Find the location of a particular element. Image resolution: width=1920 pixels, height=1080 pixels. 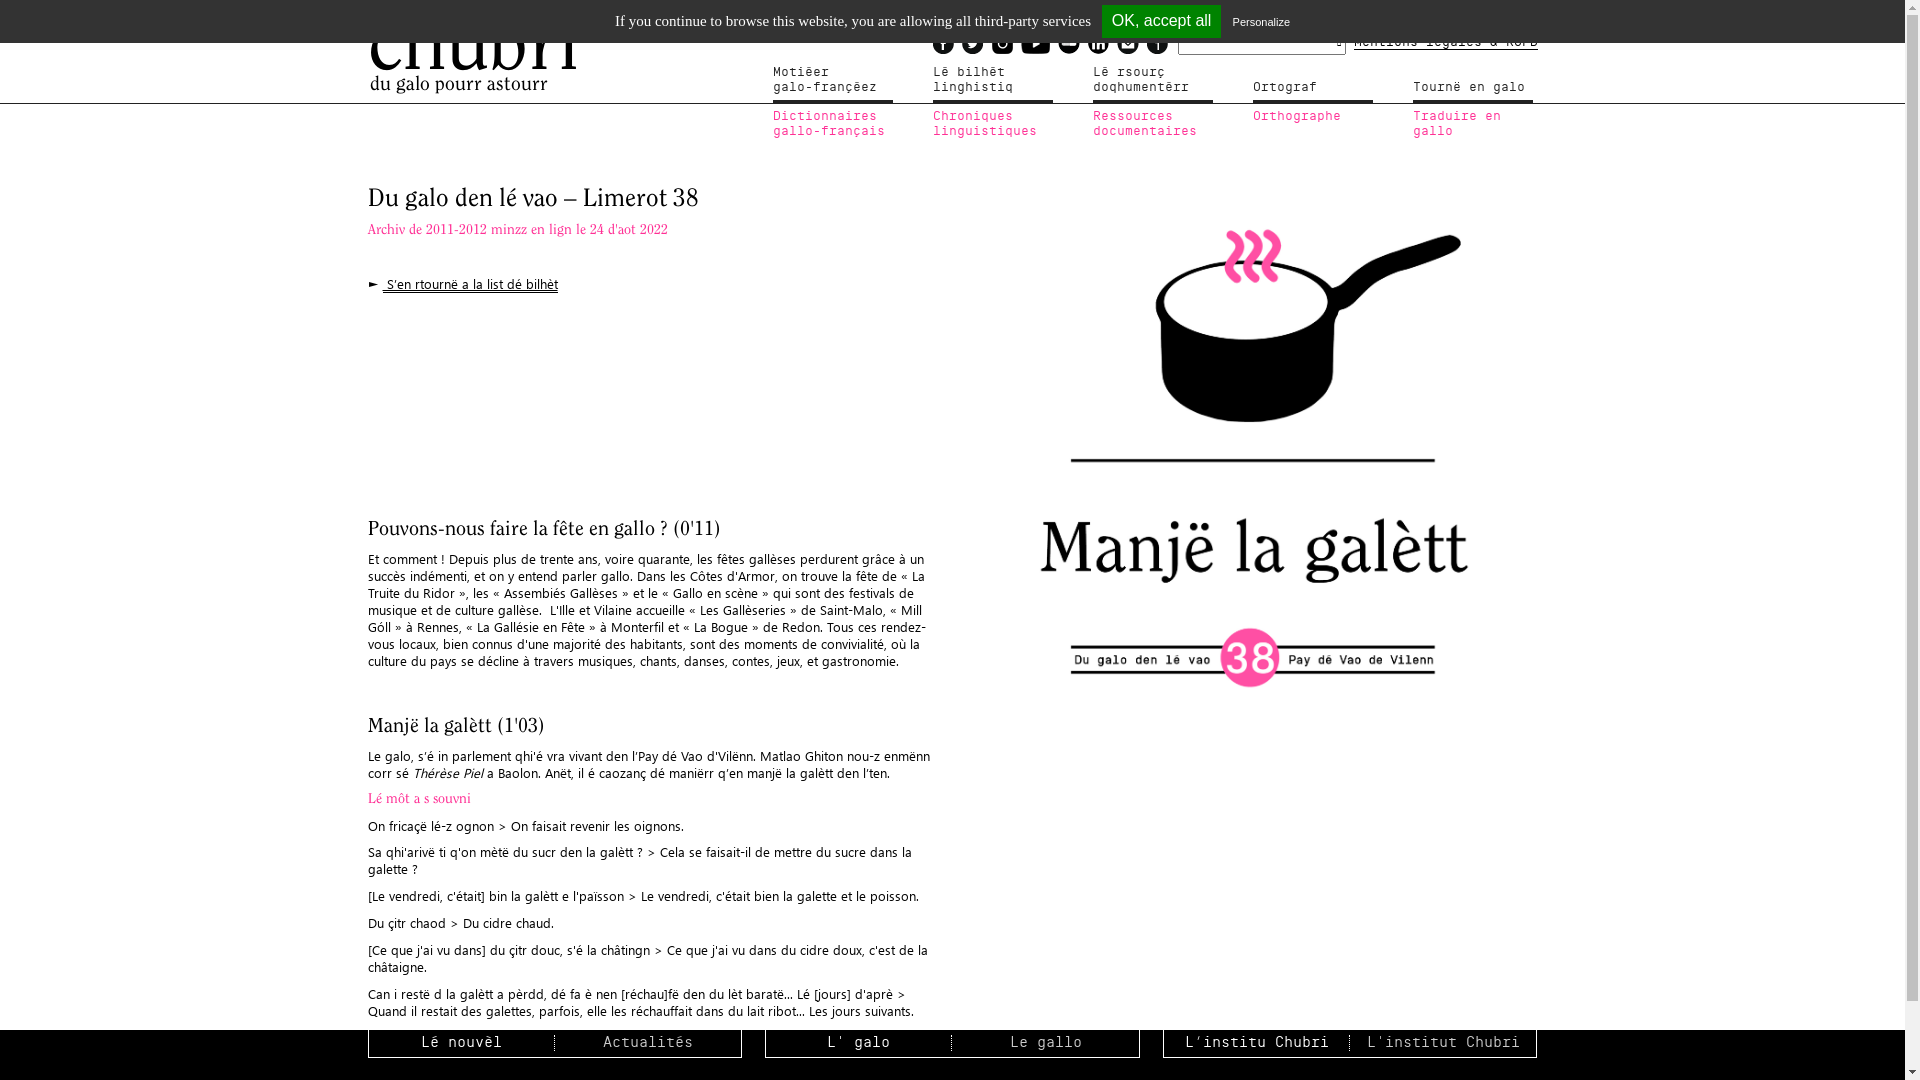

'soundcloud' is located at coordinates (1056, 42).